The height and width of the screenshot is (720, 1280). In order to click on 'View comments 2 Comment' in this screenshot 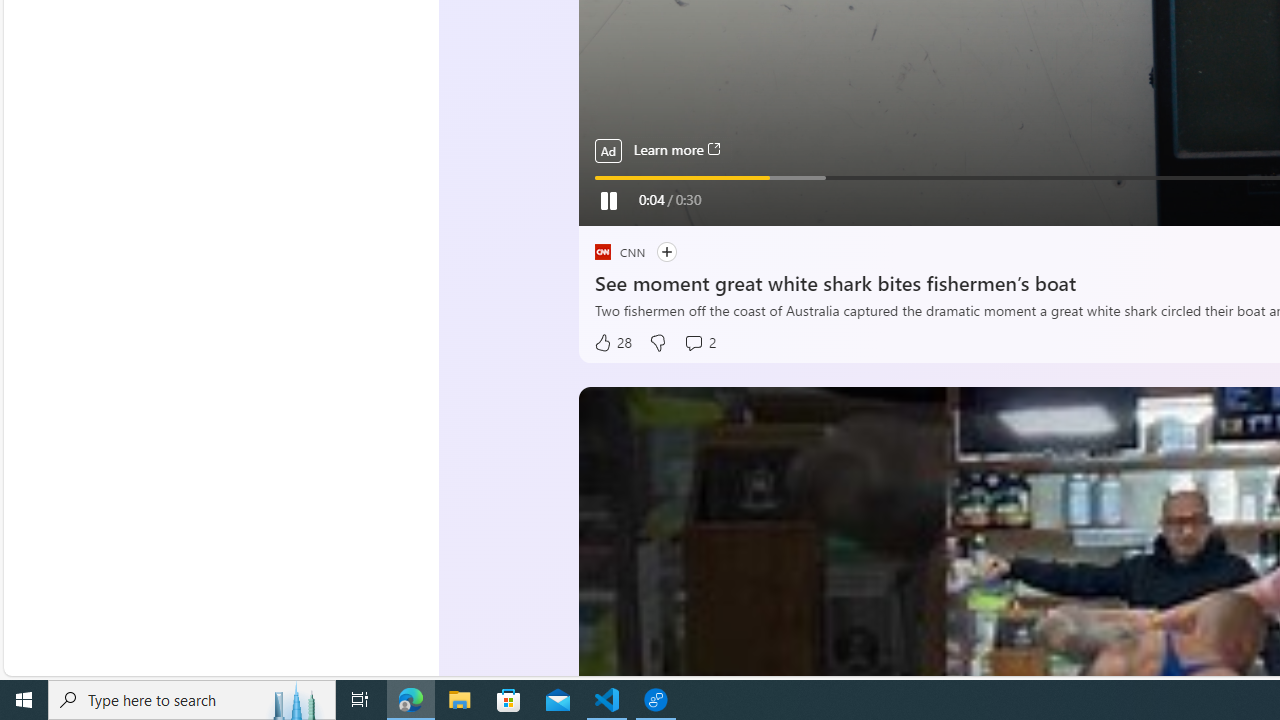, I will do `click(699, 342)`.